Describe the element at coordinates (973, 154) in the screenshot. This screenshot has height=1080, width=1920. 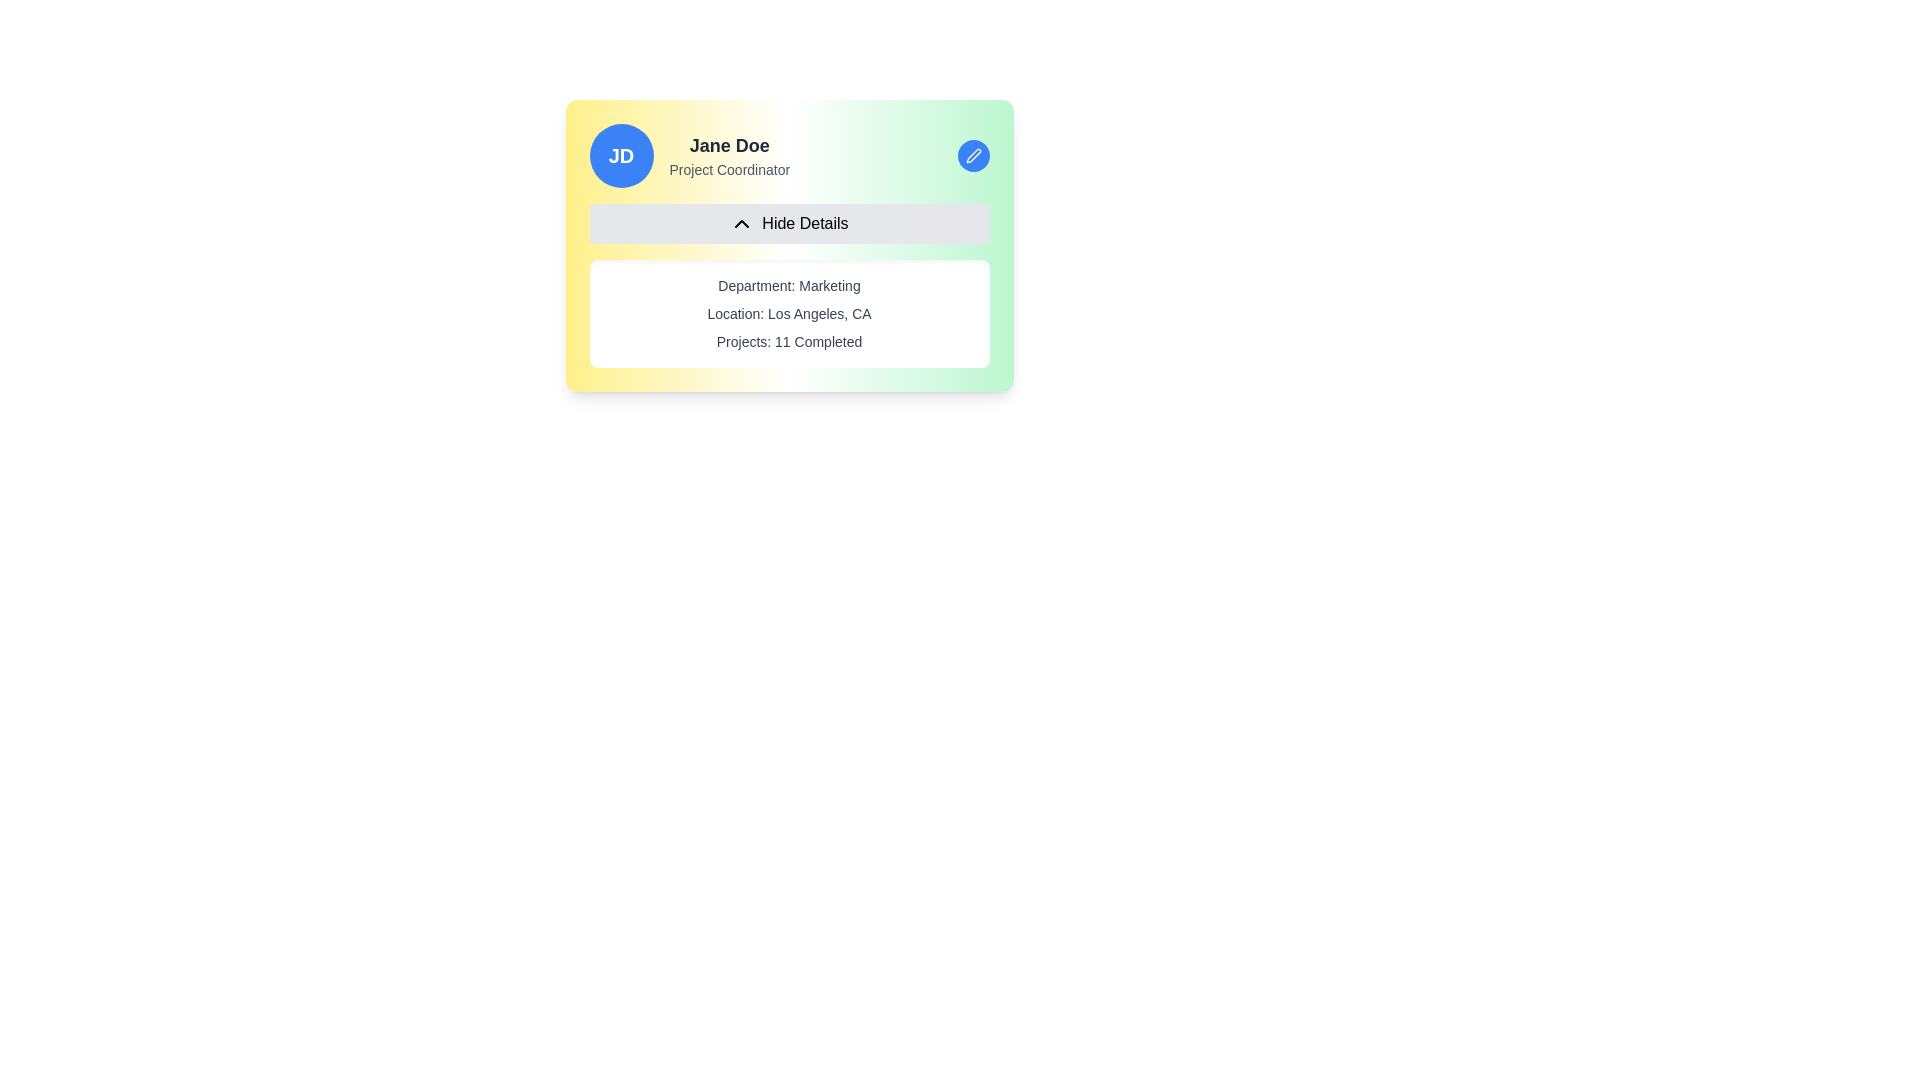
I see `the circular blue button with a white pencil icon located at the upper right corner of the profile card to initiate editing` at that location.